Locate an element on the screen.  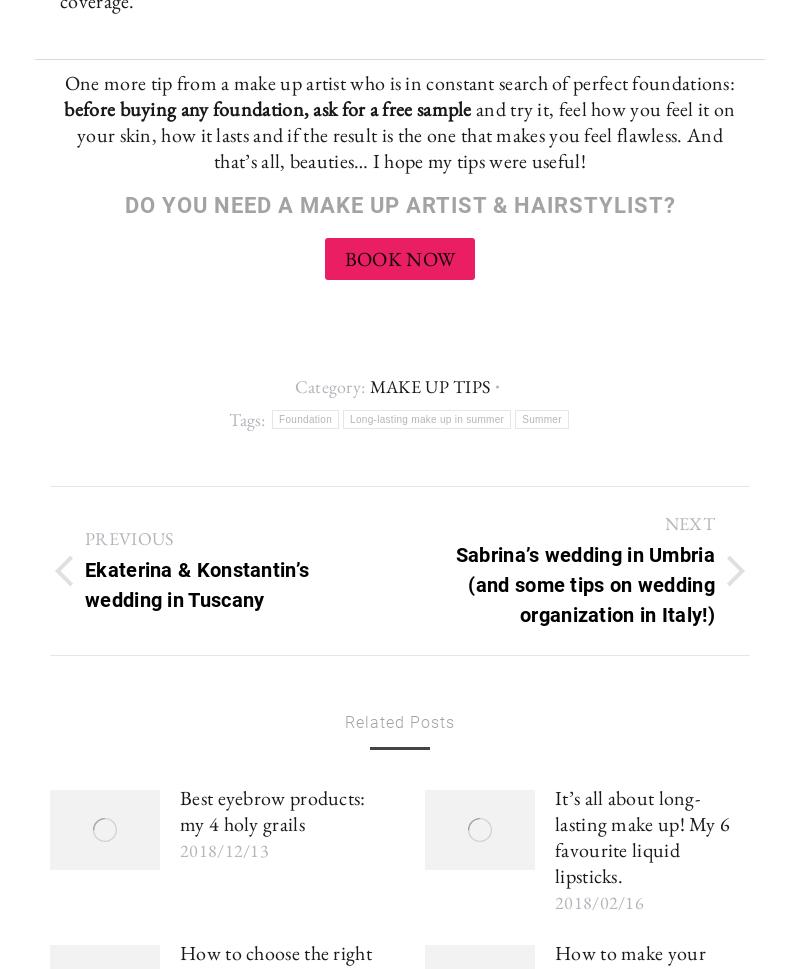
'Related Posts' is located at coordinates (345, 722).